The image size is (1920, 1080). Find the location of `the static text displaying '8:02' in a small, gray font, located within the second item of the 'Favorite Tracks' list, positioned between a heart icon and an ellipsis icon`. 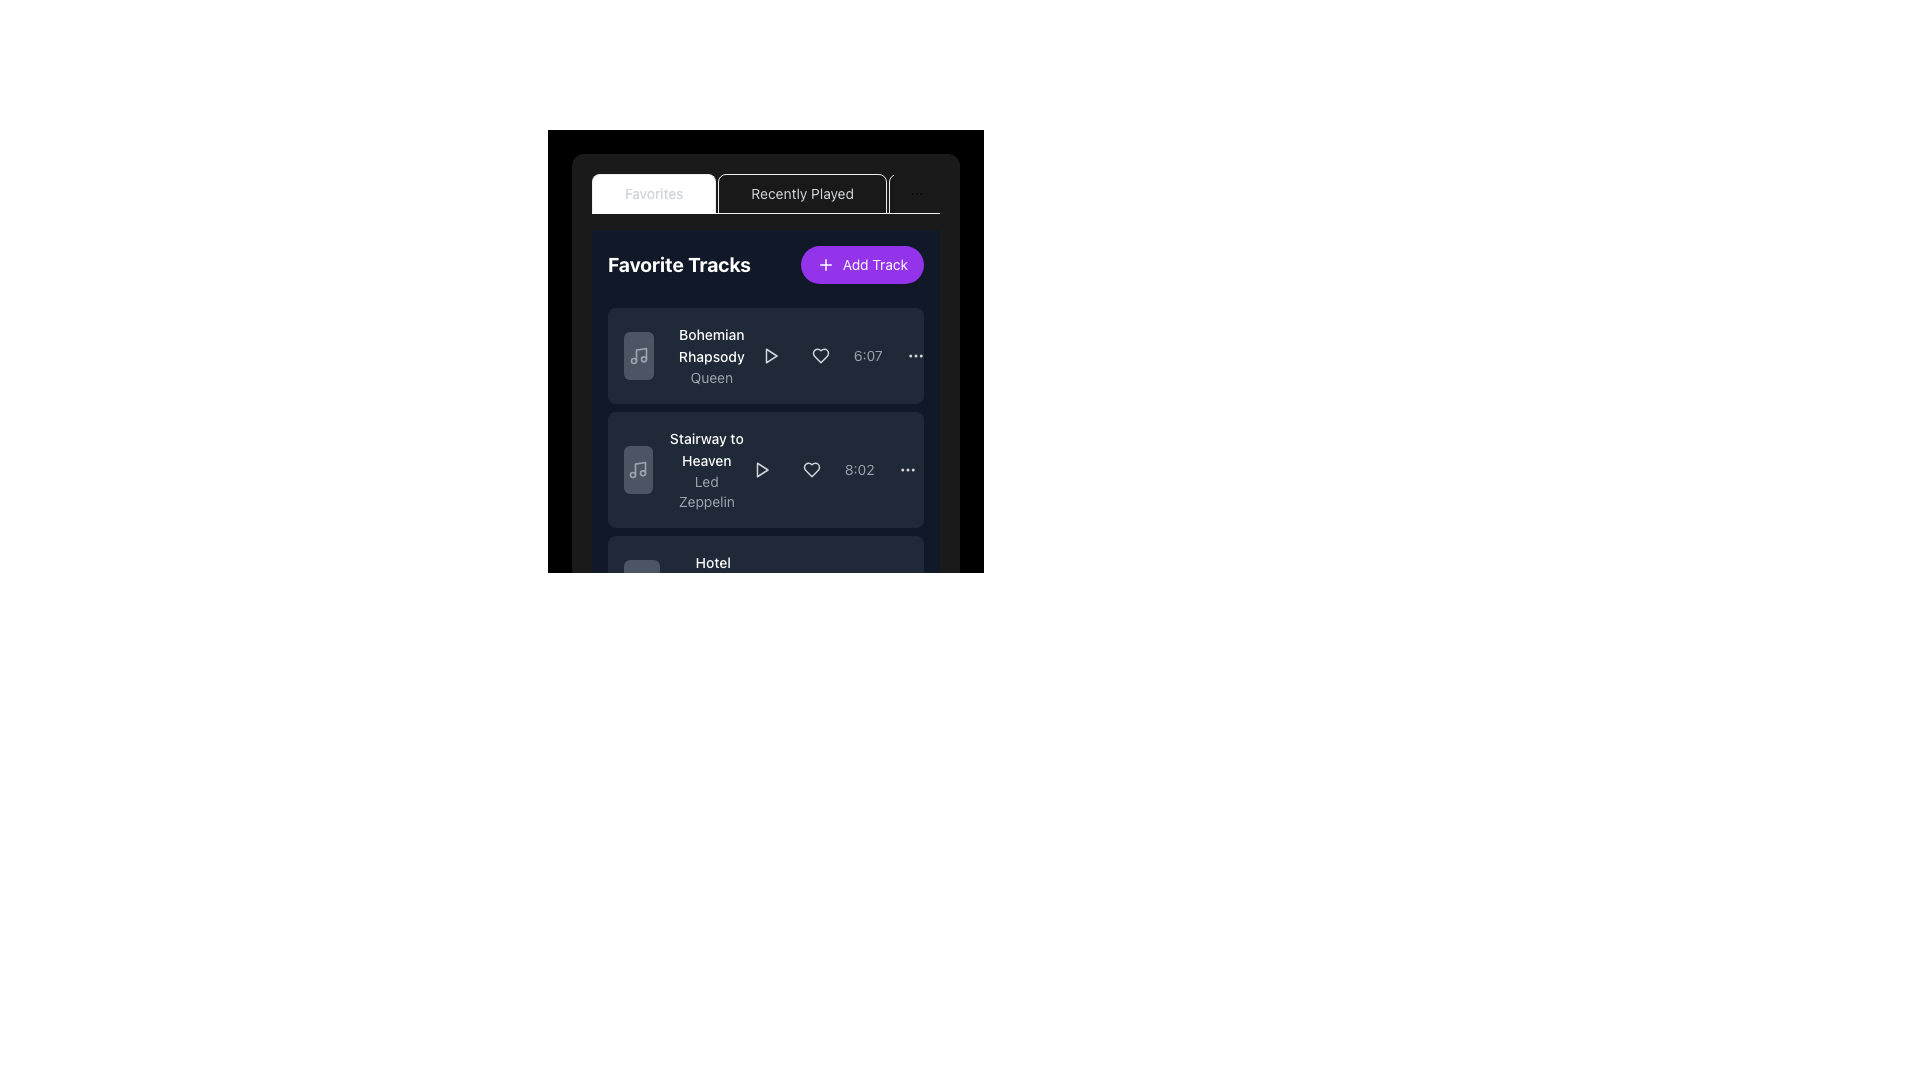

the static text displaying '8:02' in a small, gray font, located within the second item of the 'Favorite Tracks' list, positioned between a heart icon and an ellipsis icon is located at coordinates (834, 470).